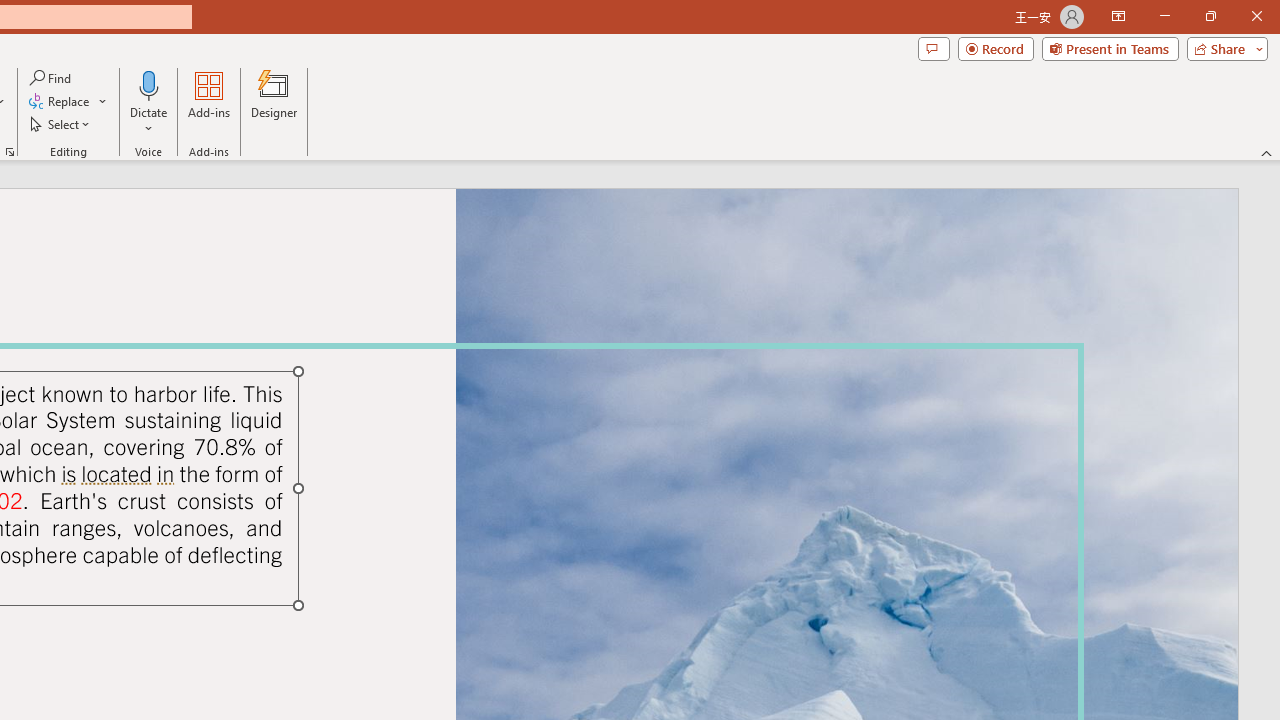  What do you see at coordinates (273, 103) in the screenshot?
I see `'Designer'` at bounding box center [273, 103].